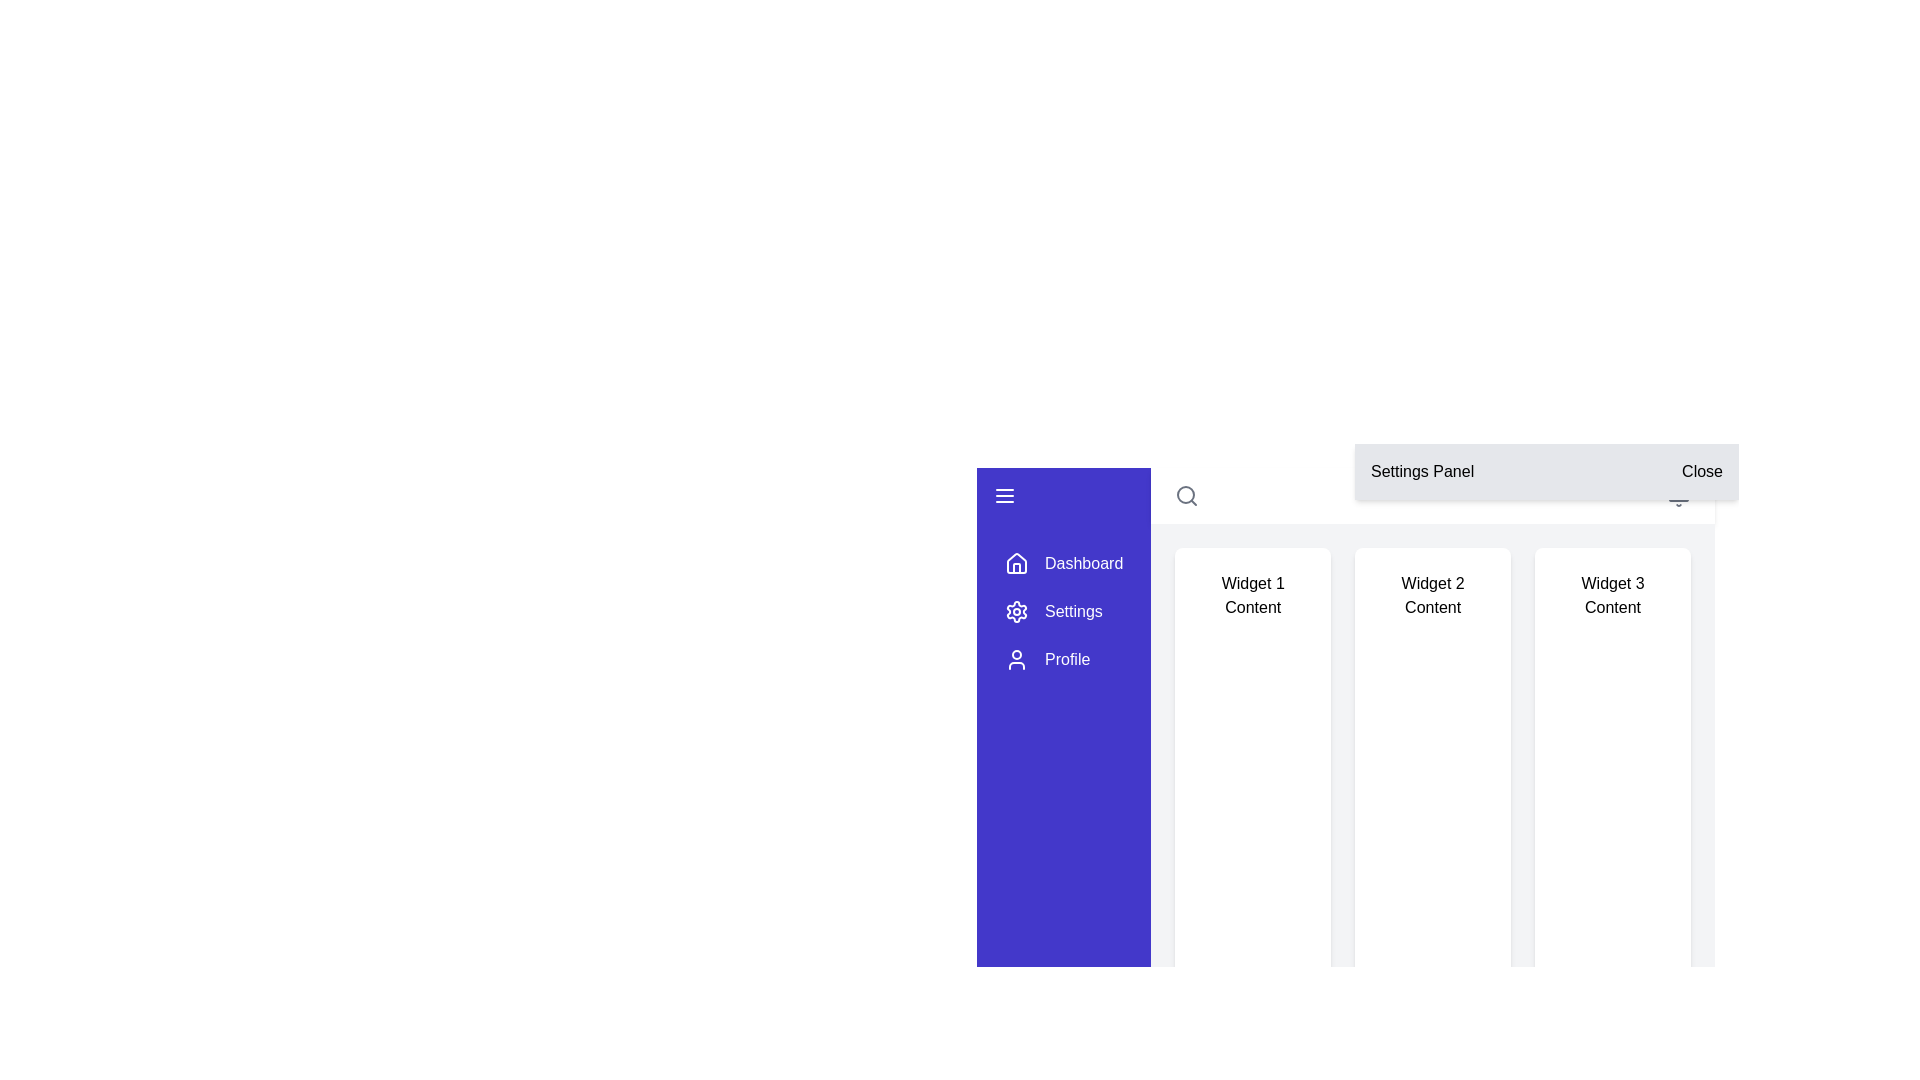 The width and height of the screenshot is (1920, 1080). Describe the element at coordinates (1186, 494) in the screenshot. I see `circular component of the search icon located in the upper right portion of the interface, adjacent to the settings panel` at that location.